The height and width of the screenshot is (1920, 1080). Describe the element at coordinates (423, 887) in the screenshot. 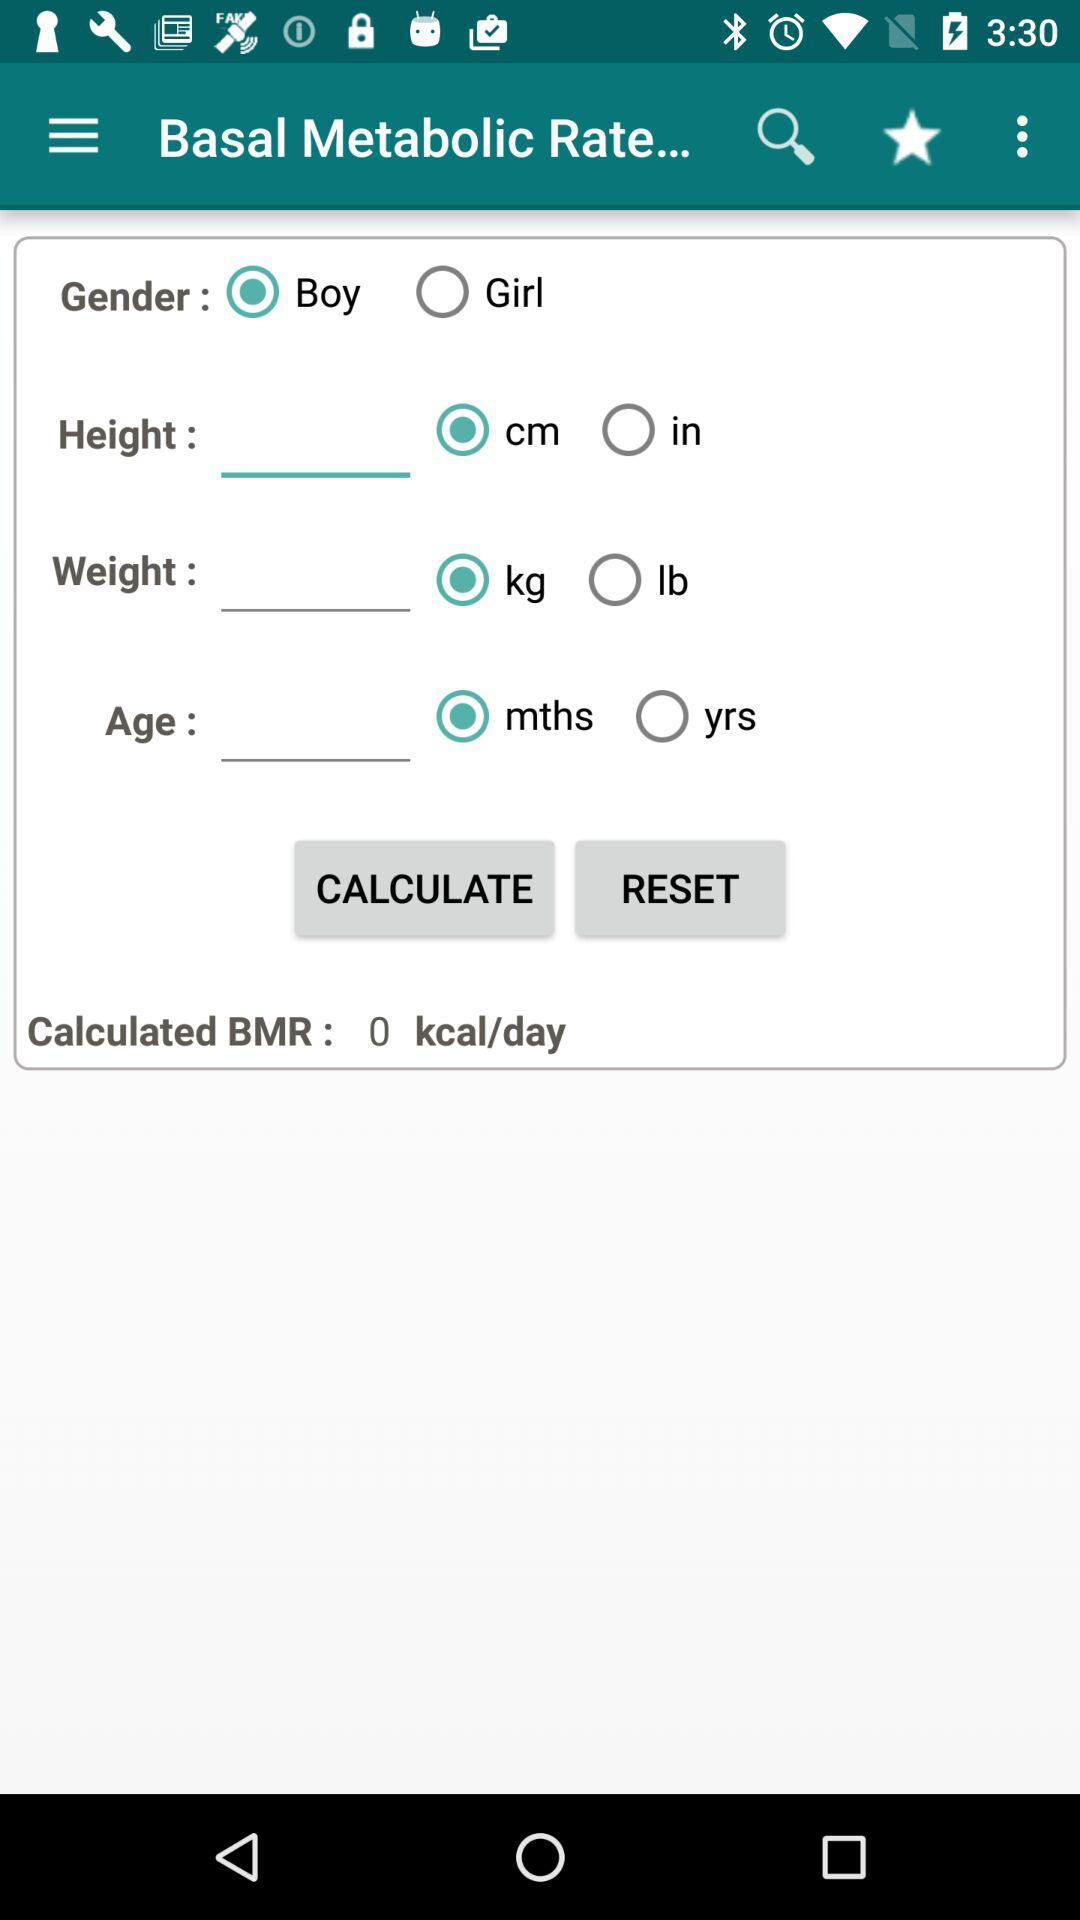

I see `the item to the left of reset` at that location.